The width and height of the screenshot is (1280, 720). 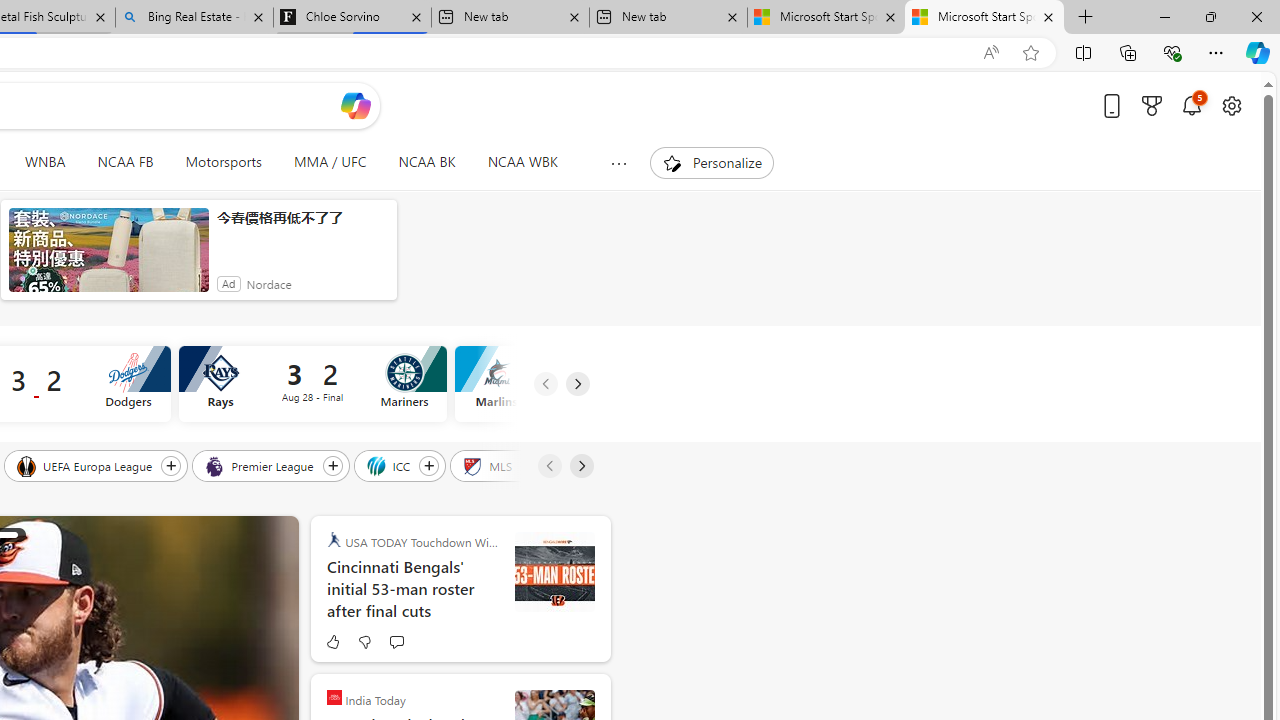 I want to click on 'Ad', so click(x=228, y=284).